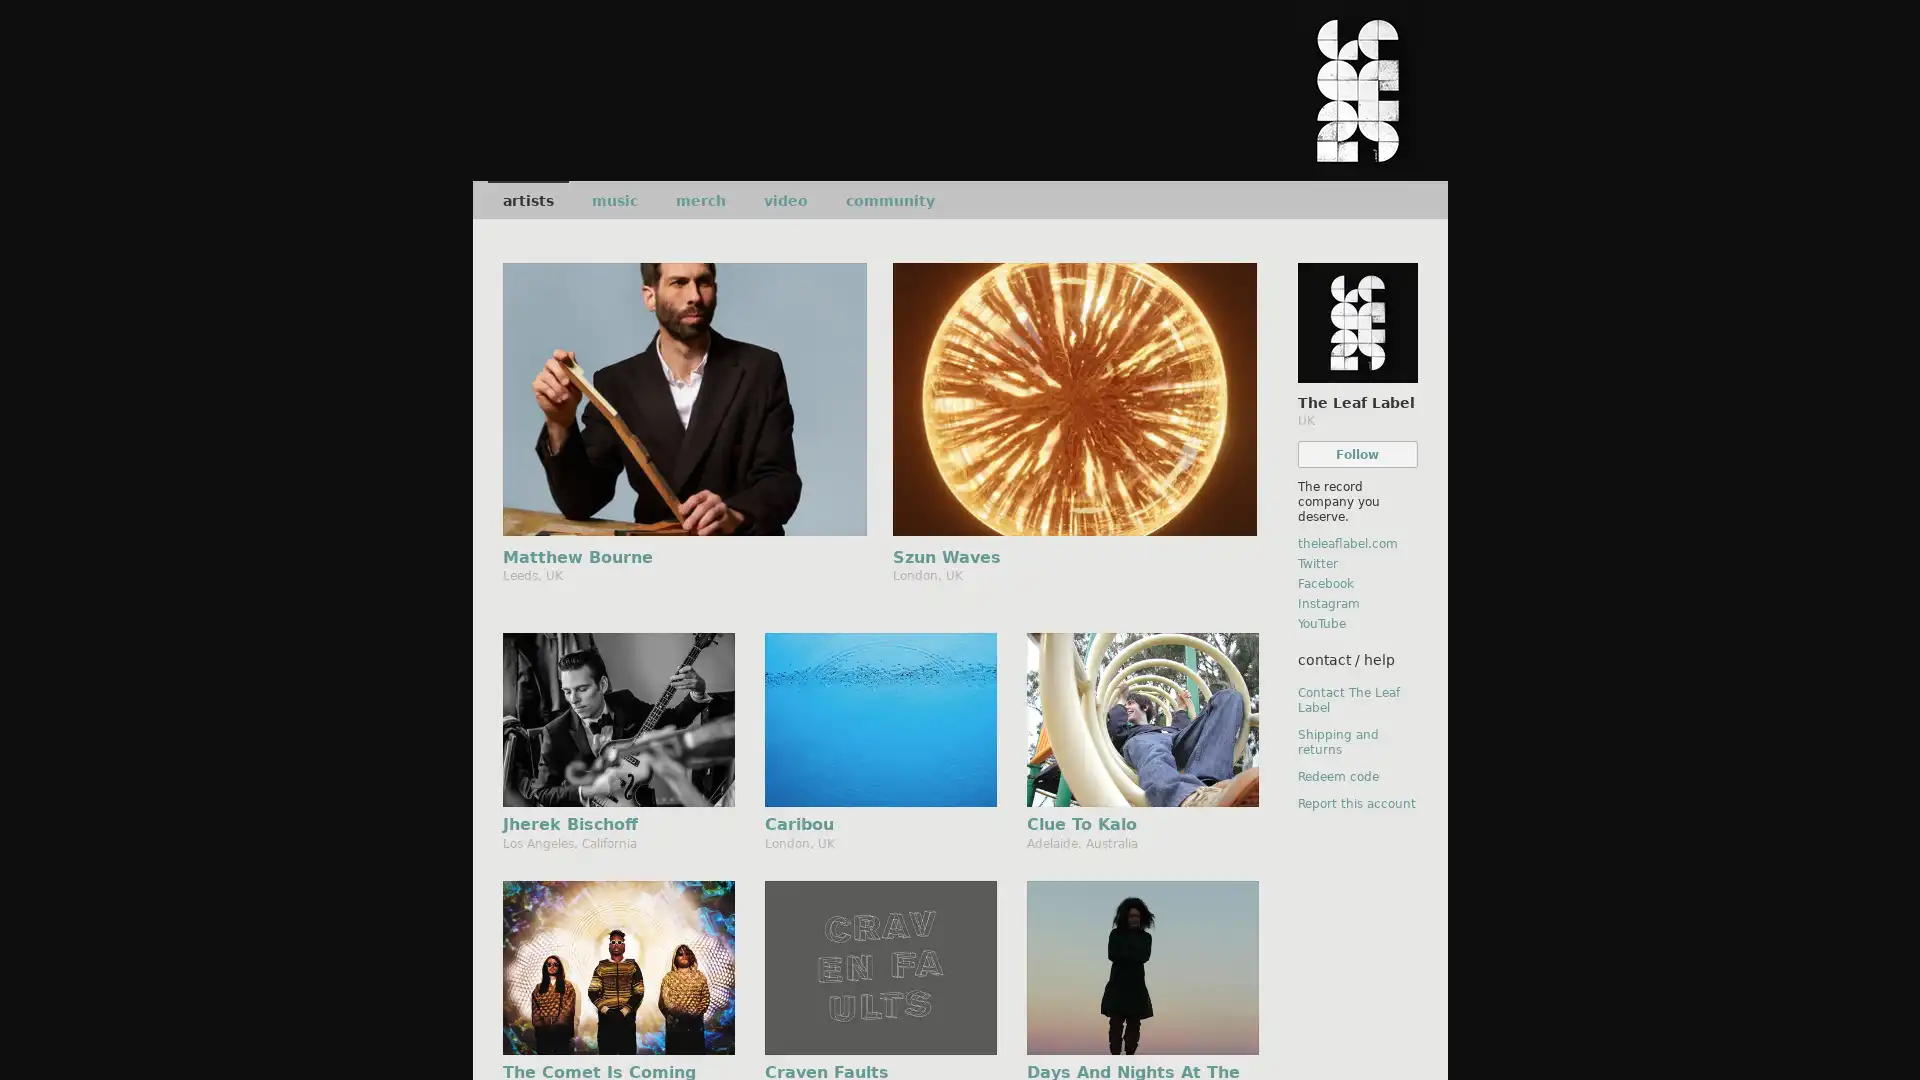 The image size is (1920, 1080). Describe the element at coordinates (1357, 454) in the screenshot. I see `Follow` at that location.